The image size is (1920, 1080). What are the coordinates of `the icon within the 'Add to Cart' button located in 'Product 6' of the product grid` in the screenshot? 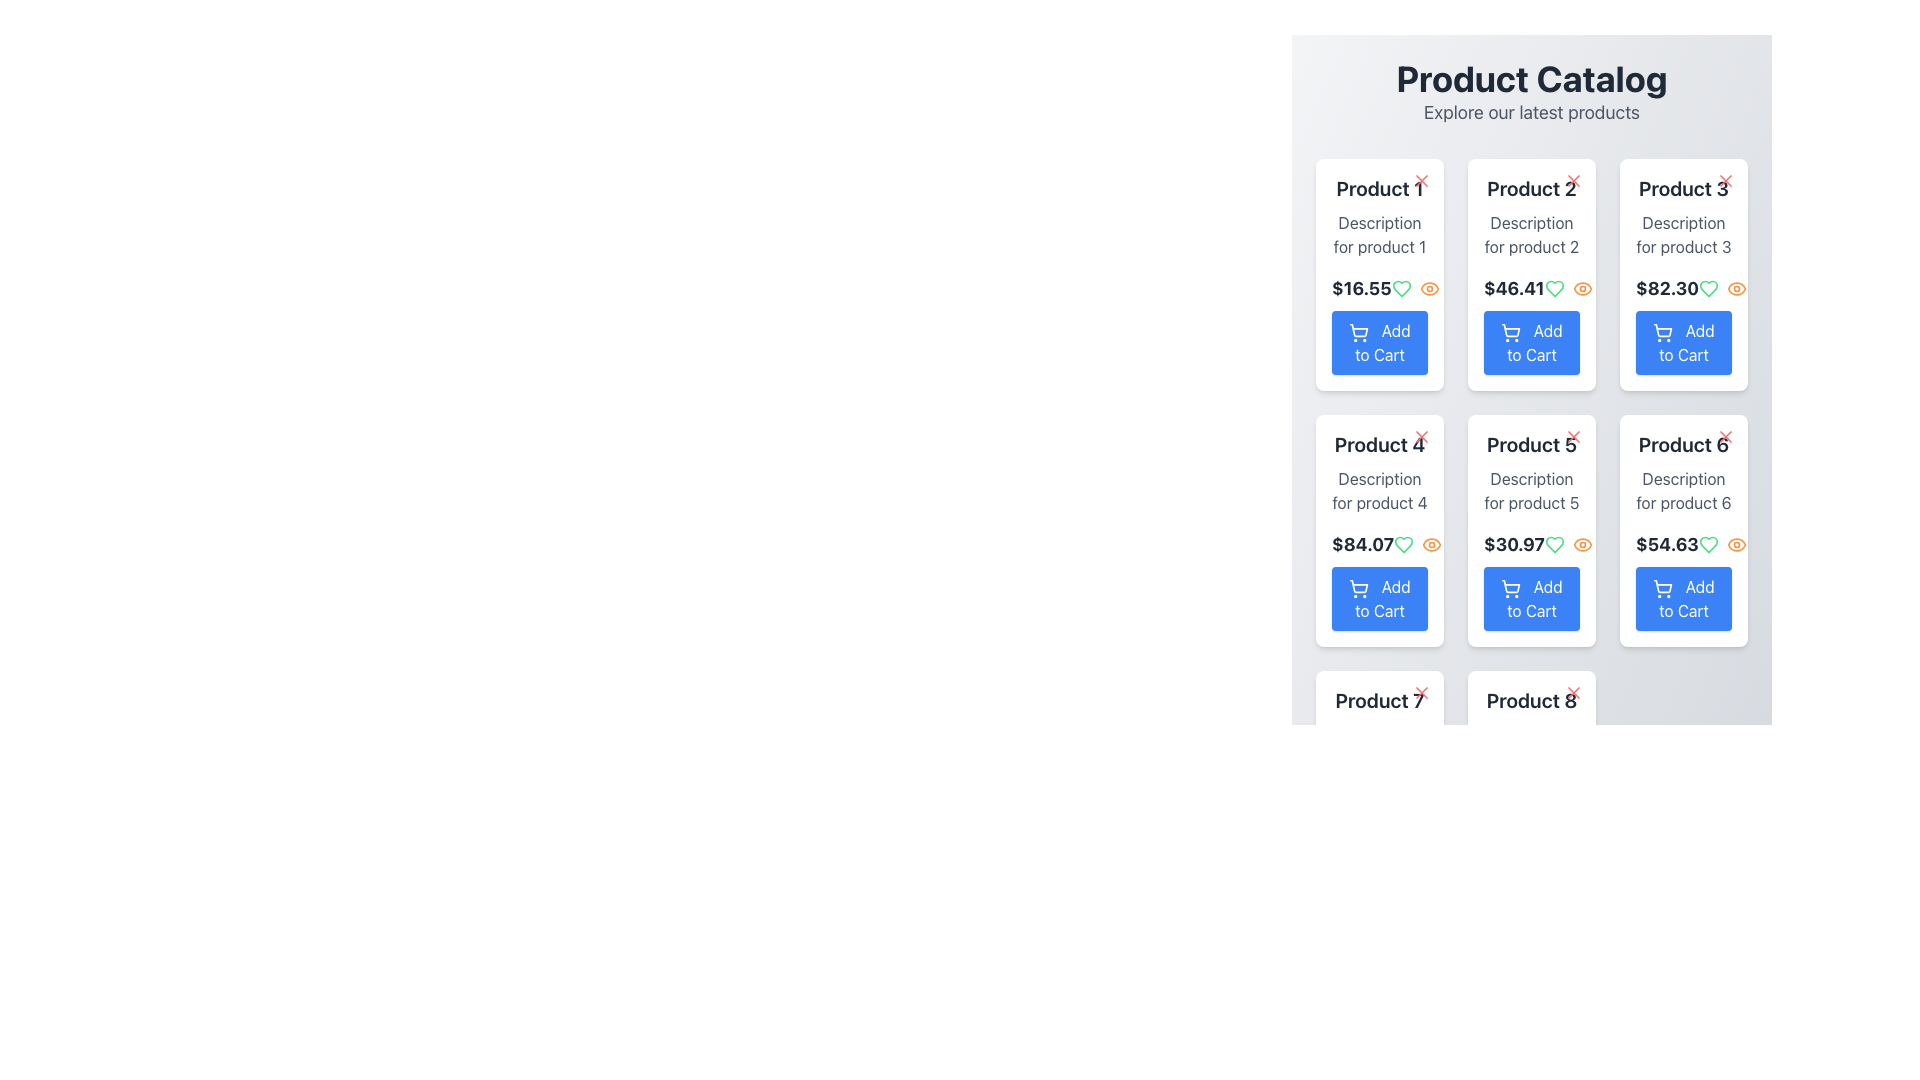 It's located at (1663, 587).